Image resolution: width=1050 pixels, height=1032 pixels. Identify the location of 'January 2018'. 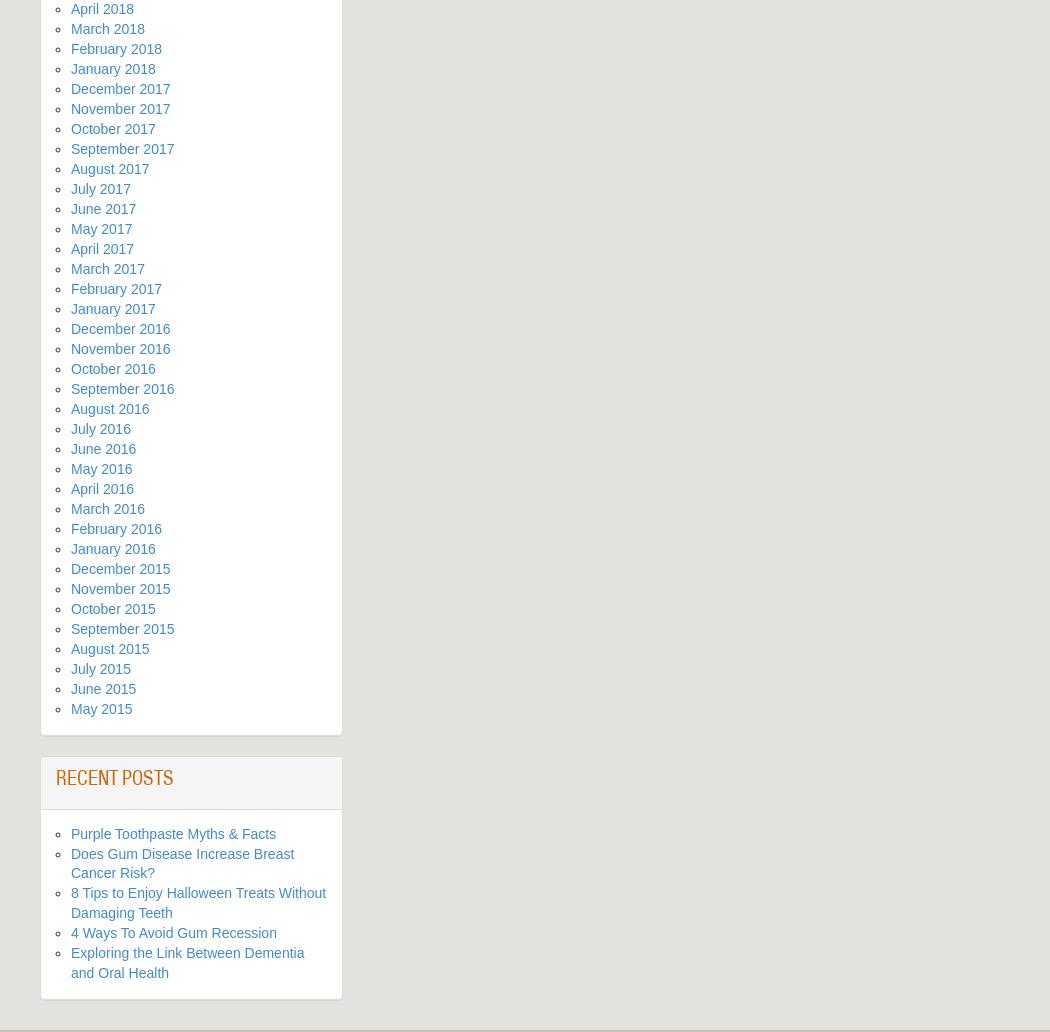
(69, 69).